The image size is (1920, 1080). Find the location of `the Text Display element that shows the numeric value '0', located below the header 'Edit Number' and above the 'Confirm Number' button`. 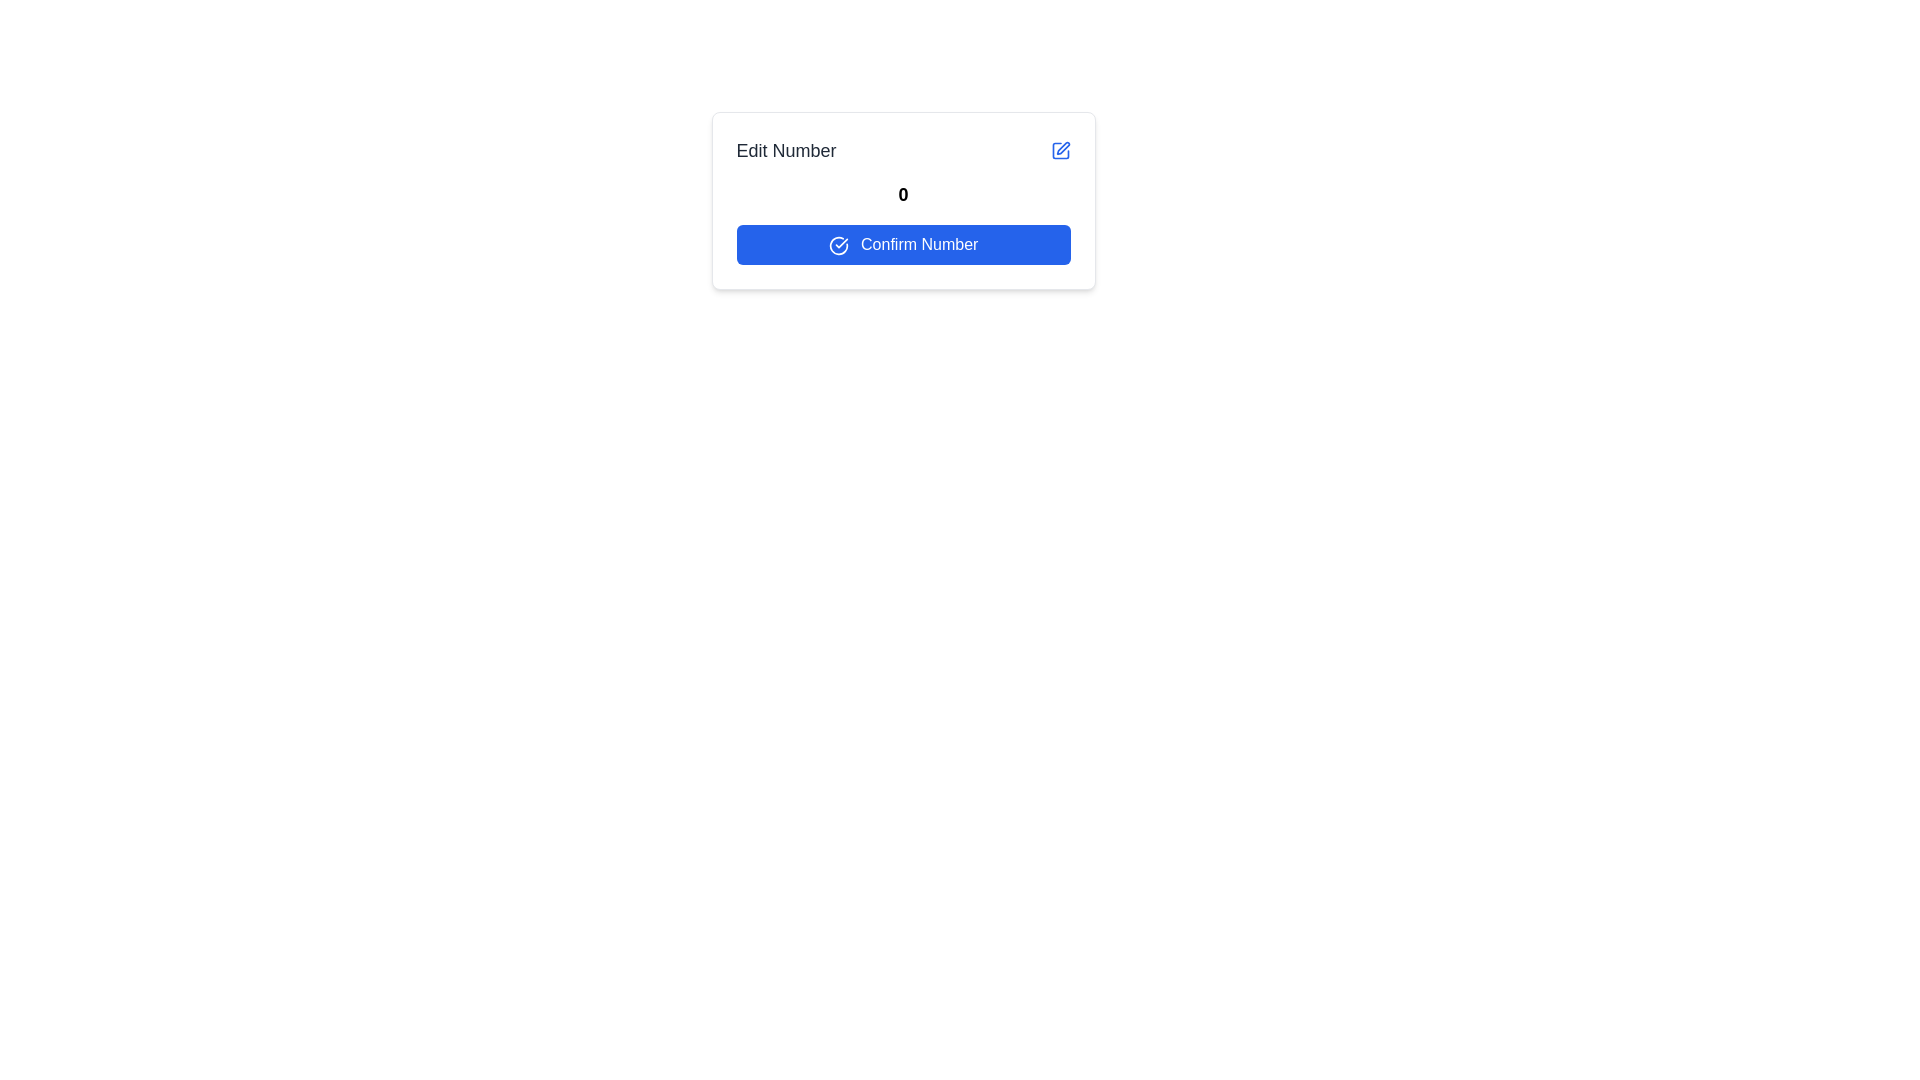

the Text Display element that shows the numeric value '0', located below the header 'Edit Number' and above the 'Confirm Number' button is located at coordinates (902, 195).